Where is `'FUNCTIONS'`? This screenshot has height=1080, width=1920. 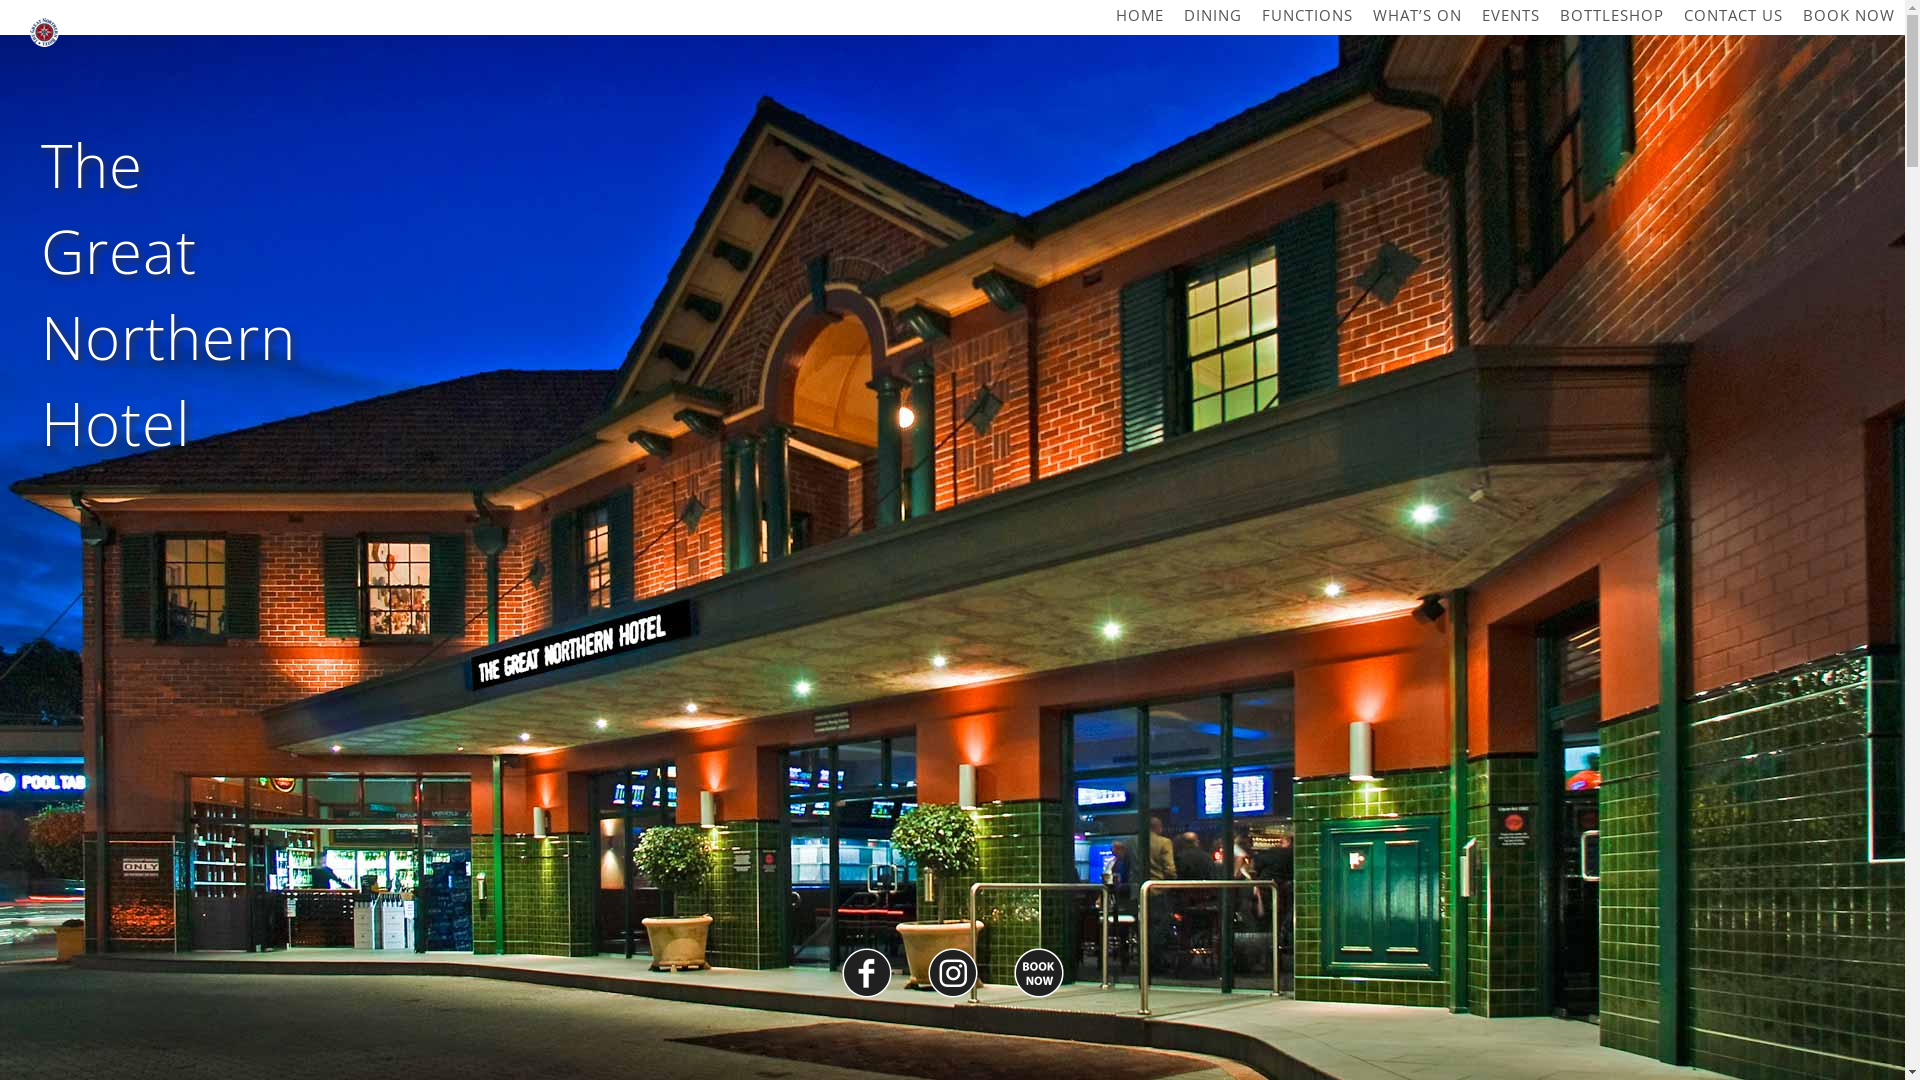 'FUNCTIONS' is located at coordinates (1307, 15).